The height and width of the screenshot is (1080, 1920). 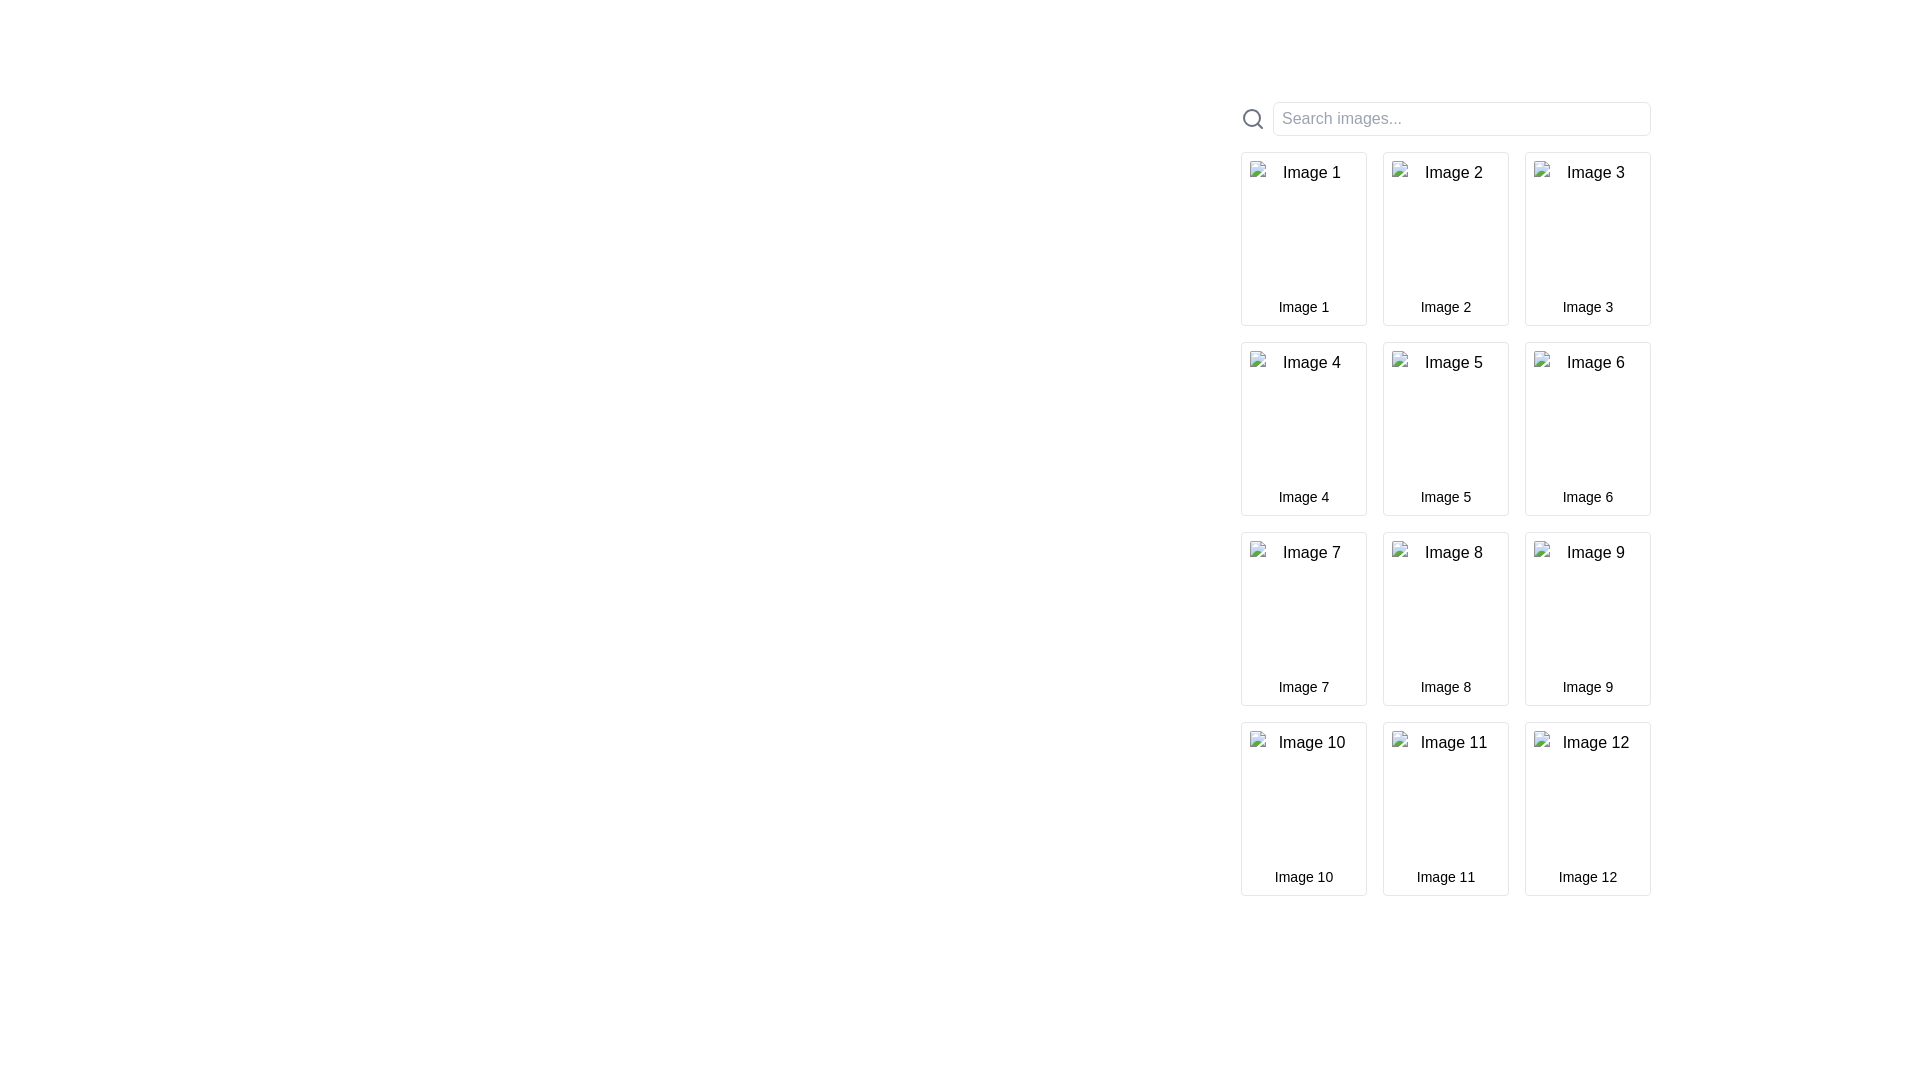 I want to click on the image placeholder component located at the first position in the grid structure, between 'Image 1' and 'Image 3', so click(x=1445, y=224).